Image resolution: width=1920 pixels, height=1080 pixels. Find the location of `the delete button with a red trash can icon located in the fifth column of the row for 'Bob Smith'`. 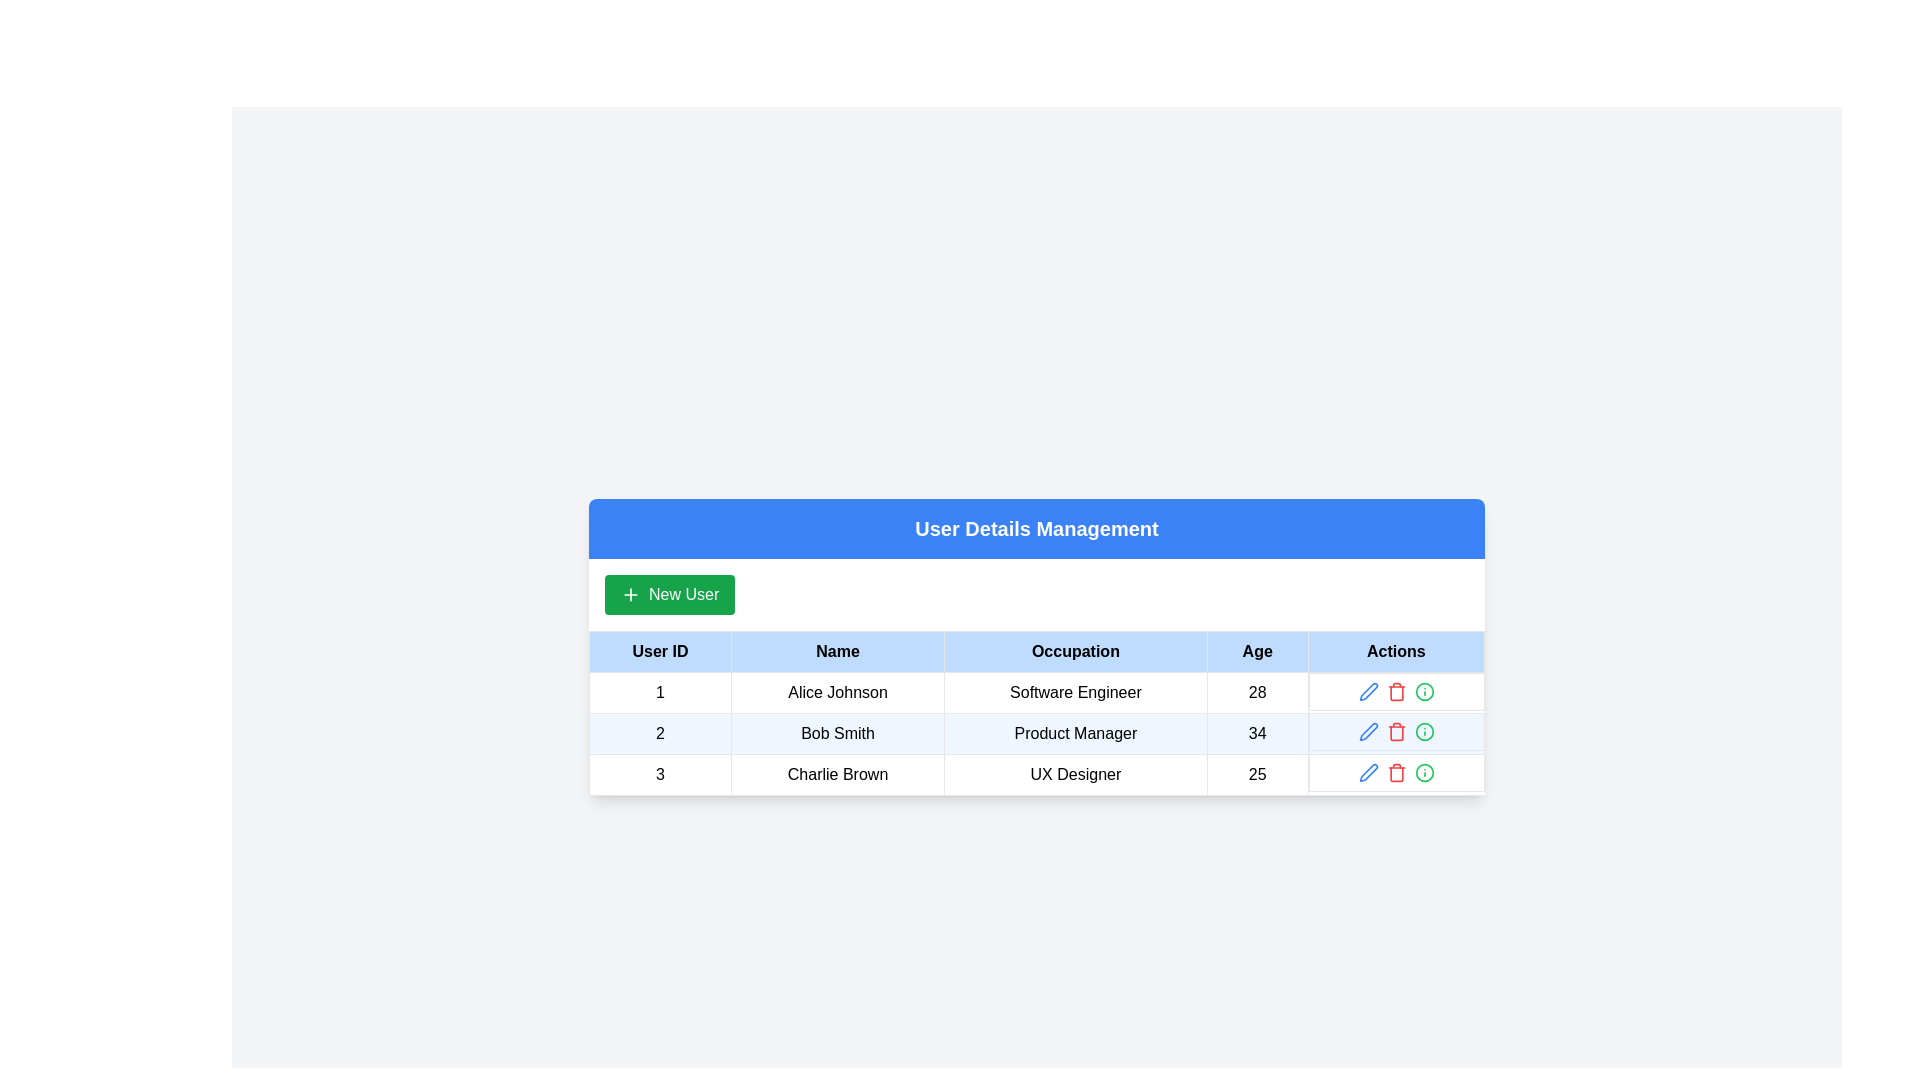

the delete button with a red trash can icon located in the fifth column of the row for 'Bob Smith' is located at coordinates (1395, 732).